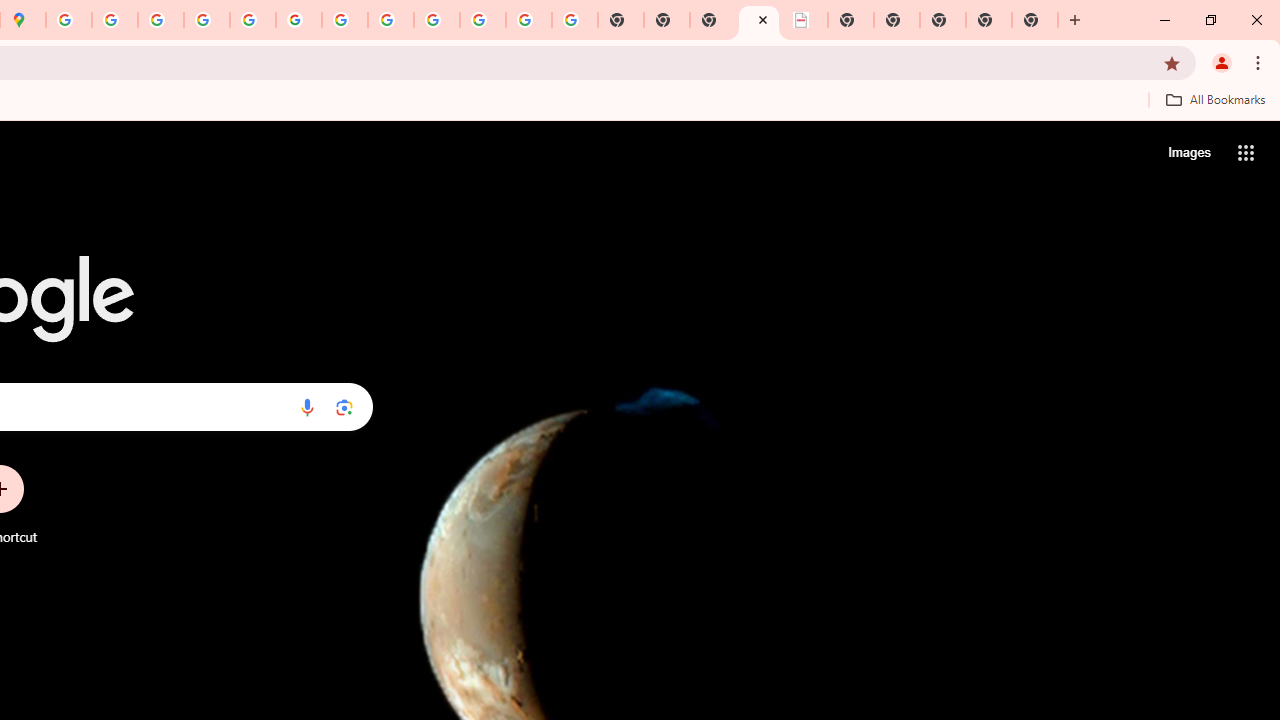 The image size is (1280, 720). What do you see at coordinates (989, 20) in the screenshot?
I see `'New Tab'` at bounding box center [989, 20].